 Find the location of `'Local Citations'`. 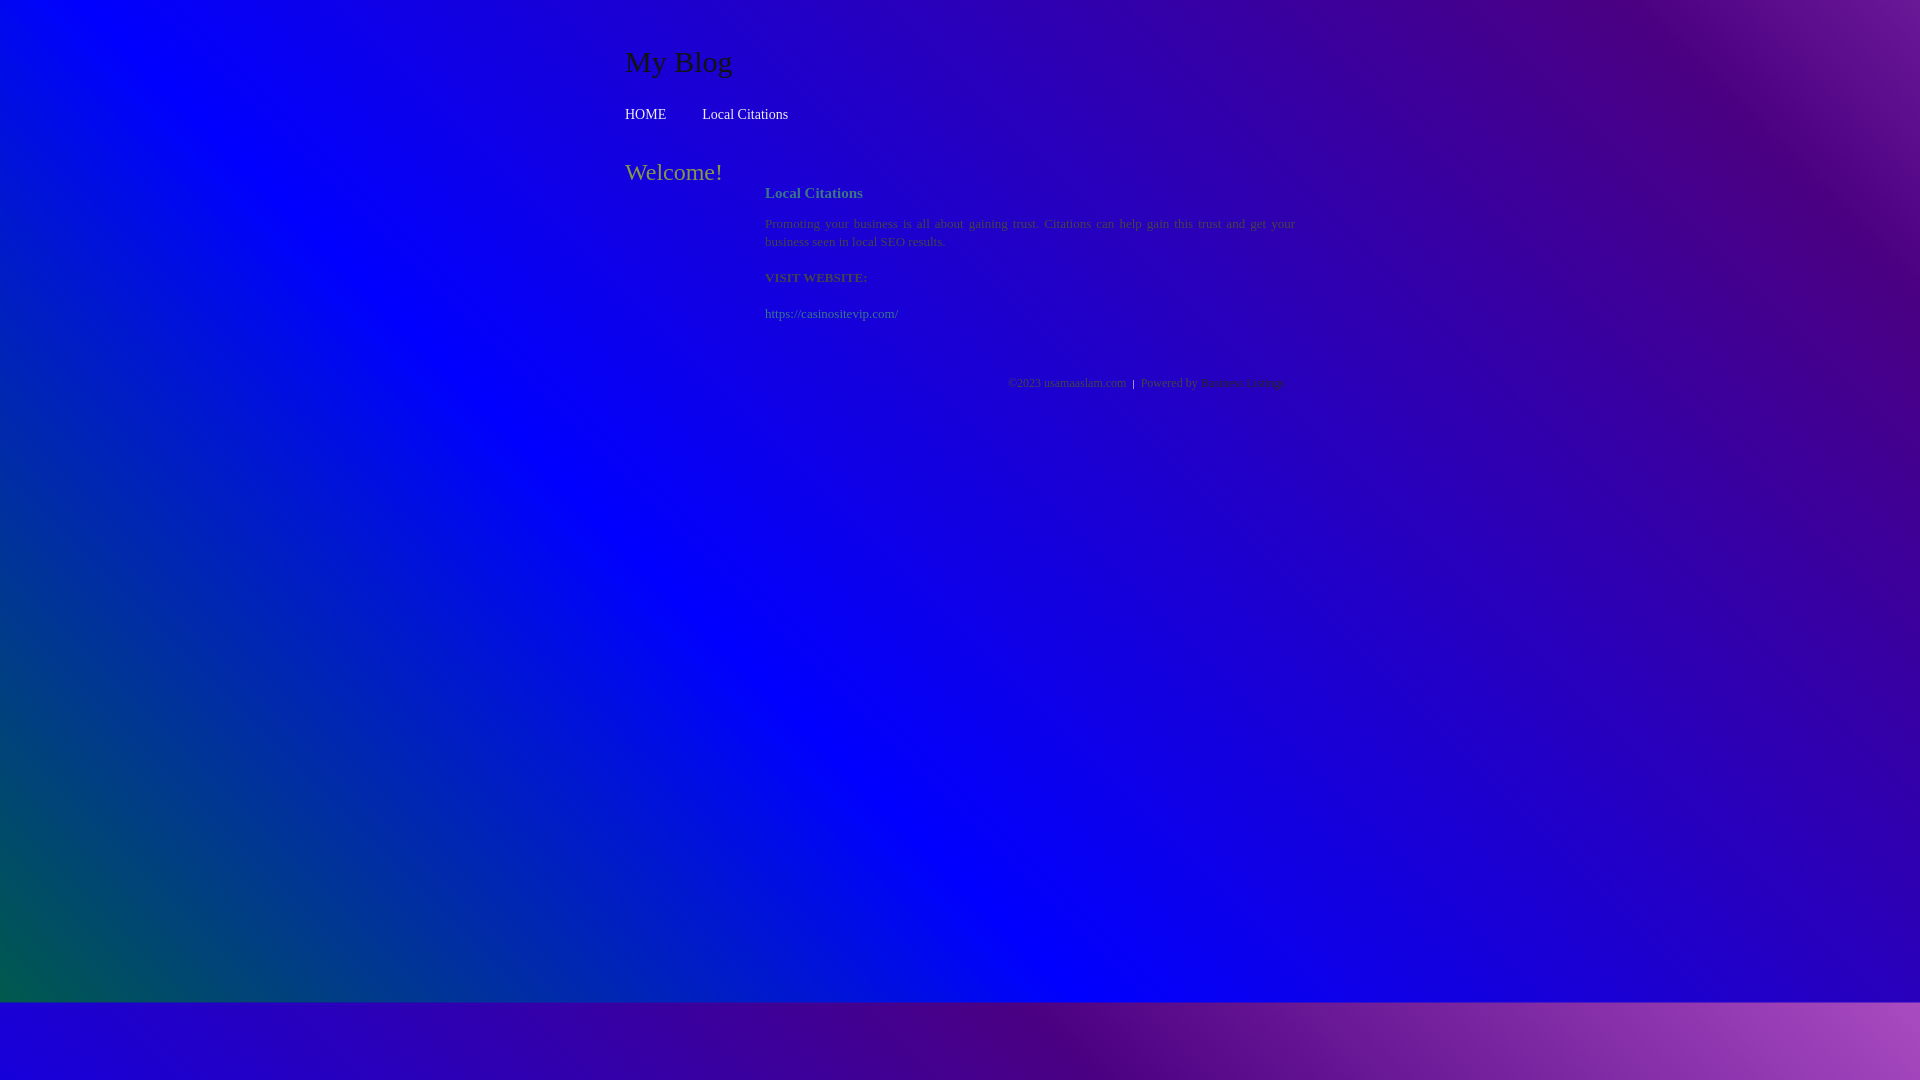

'Local Citations' is located at coordinates (701, 114).